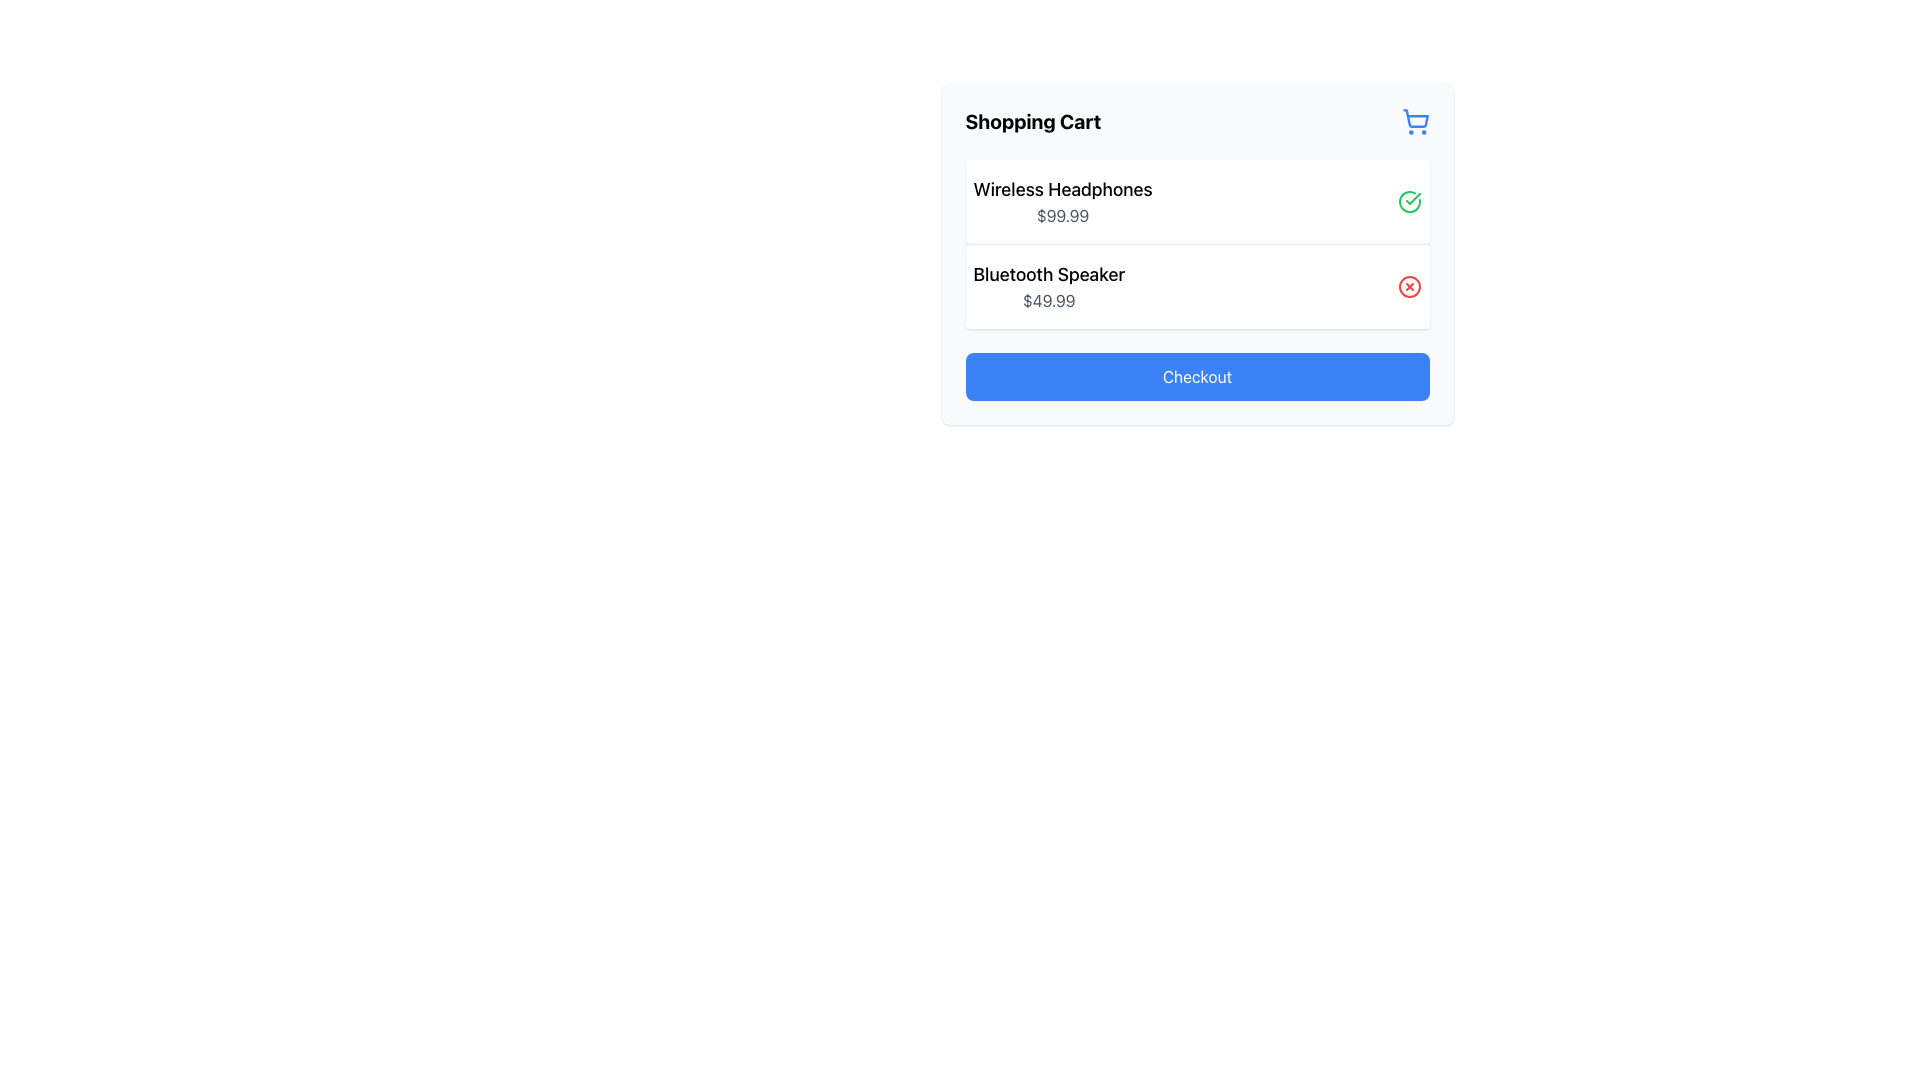  I want to click on the blue shopping cart icon located in the top-right corner, adjacent to the 'Shopping Cart' title, so click(1414, 122).